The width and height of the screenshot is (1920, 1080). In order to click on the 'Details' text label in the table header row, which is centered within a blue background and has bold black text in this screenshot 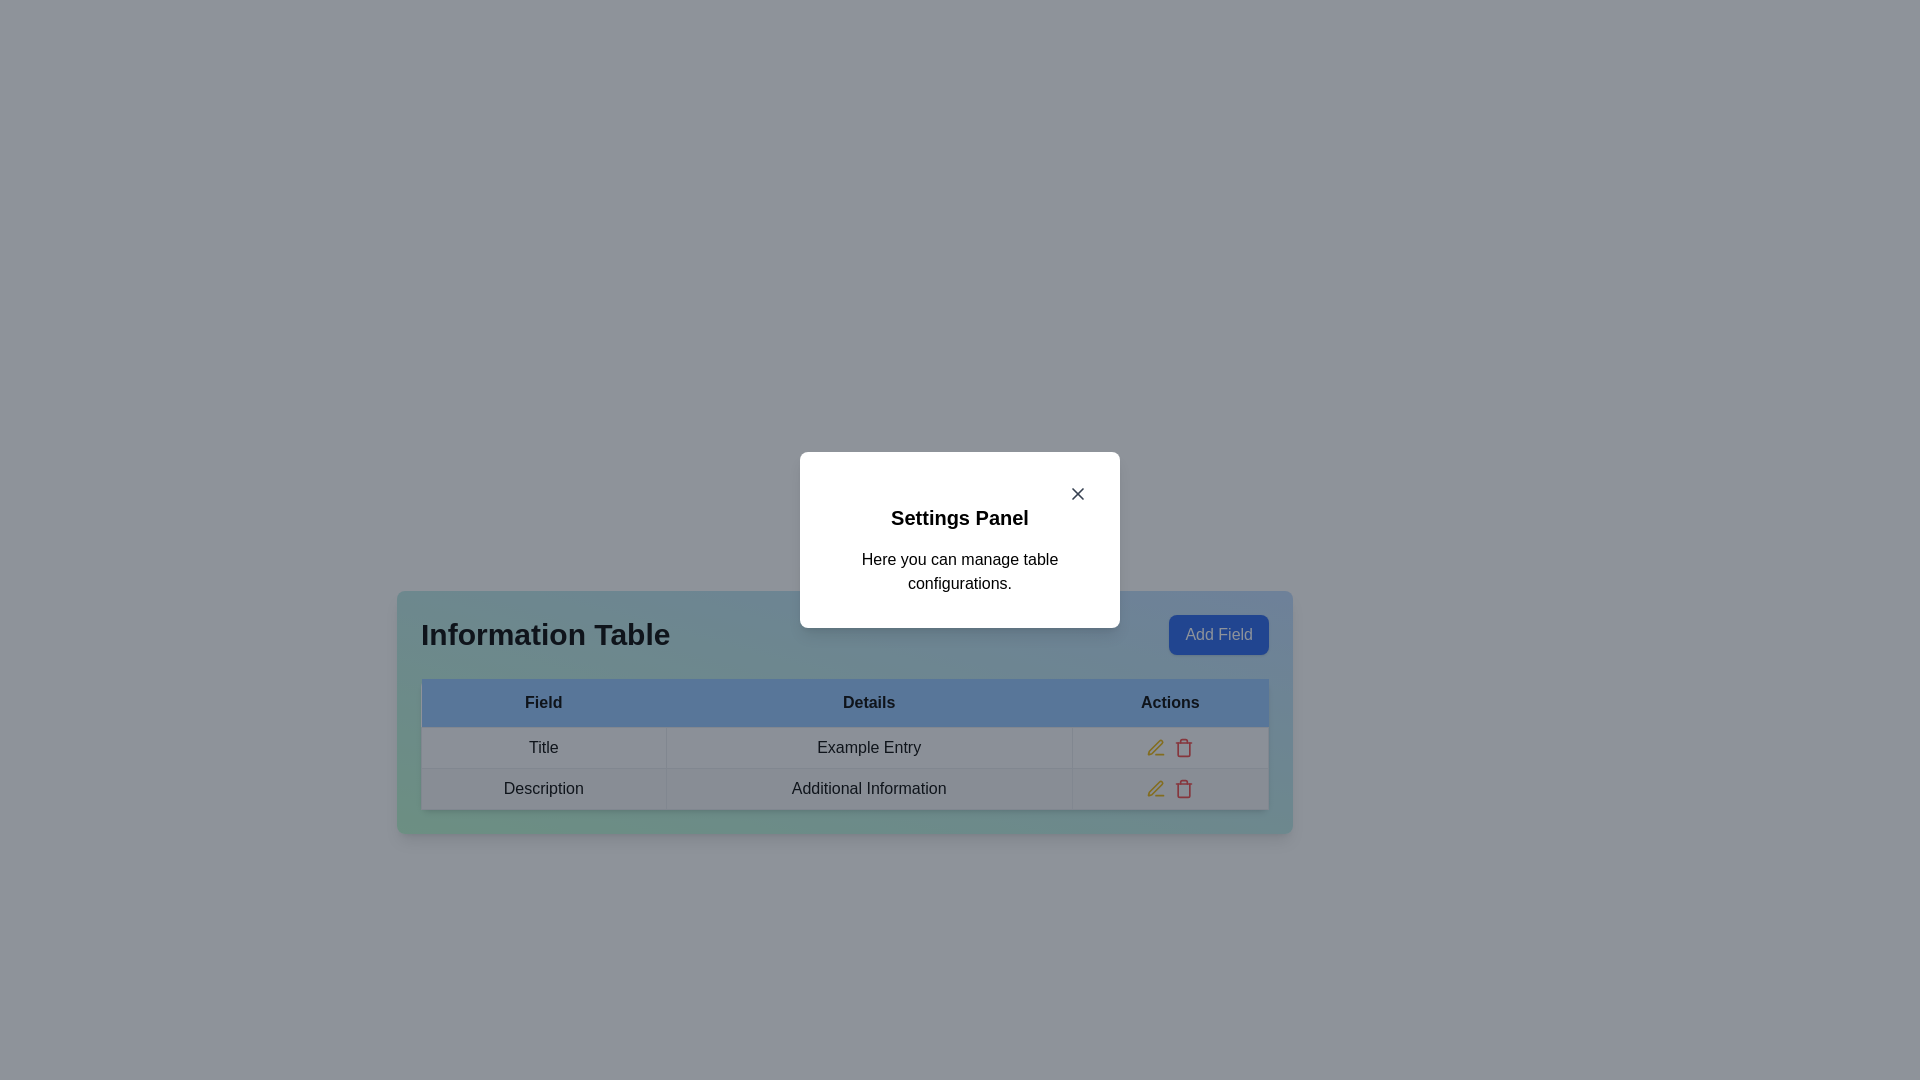, I will do `click(869, 702)`.